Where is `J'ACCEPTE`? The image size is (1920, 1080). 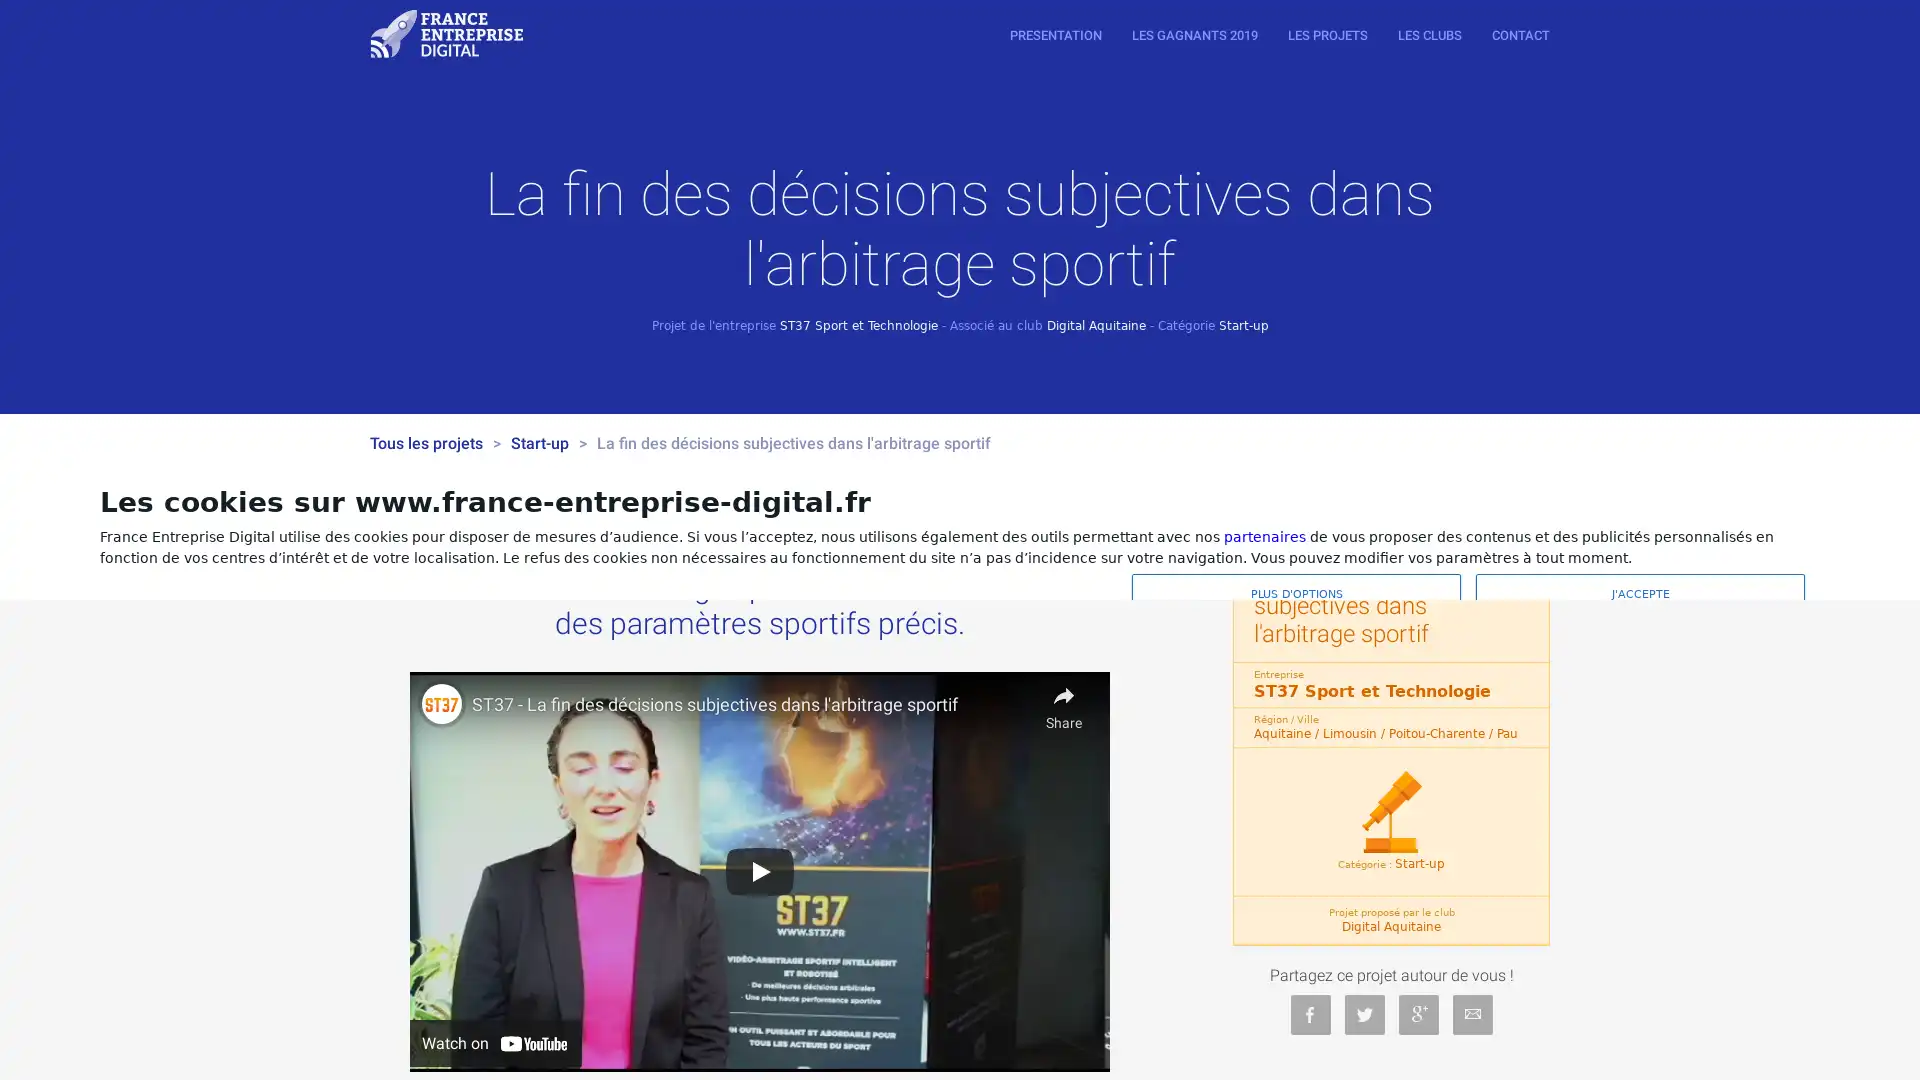
J'ACCEPTE is located at coordinates (1640, 593).